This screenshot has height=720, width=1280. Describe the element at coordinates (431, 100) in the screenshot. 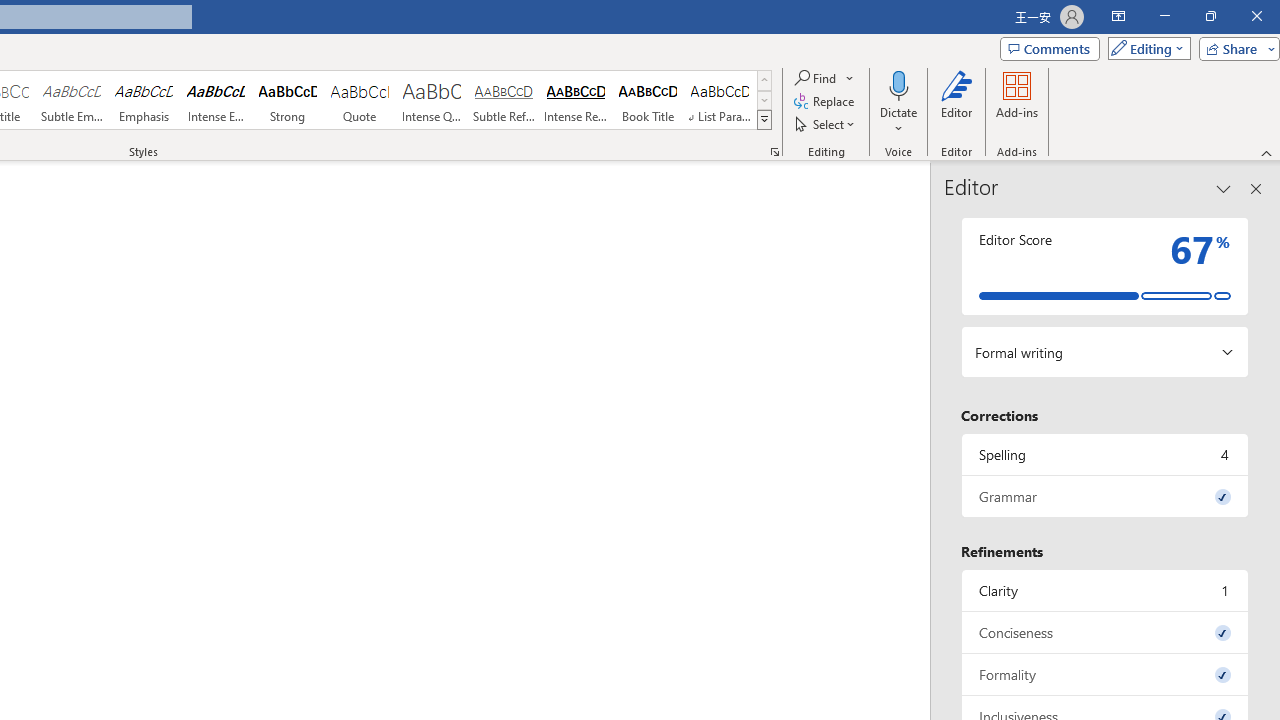

I see `'Intense Quote'` at that location.